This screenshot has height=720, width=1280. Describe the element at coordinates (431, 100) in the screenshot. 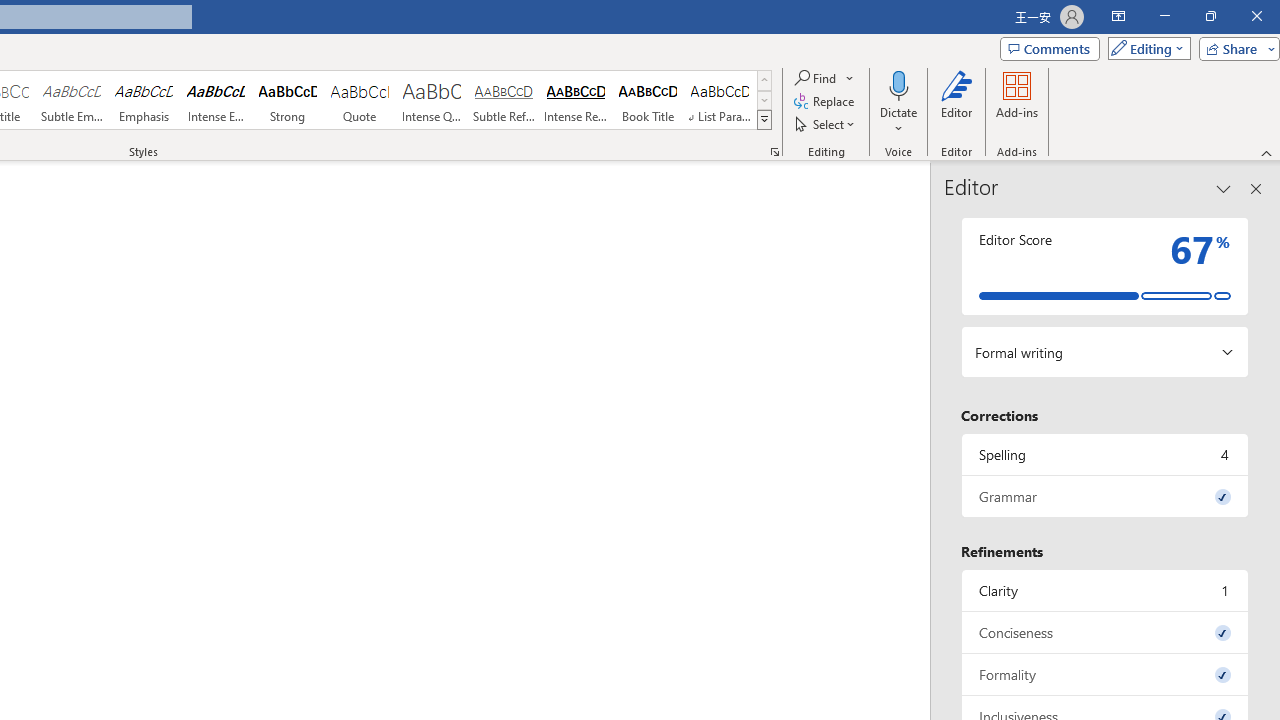

I see `'Intense Quote'` at that location.